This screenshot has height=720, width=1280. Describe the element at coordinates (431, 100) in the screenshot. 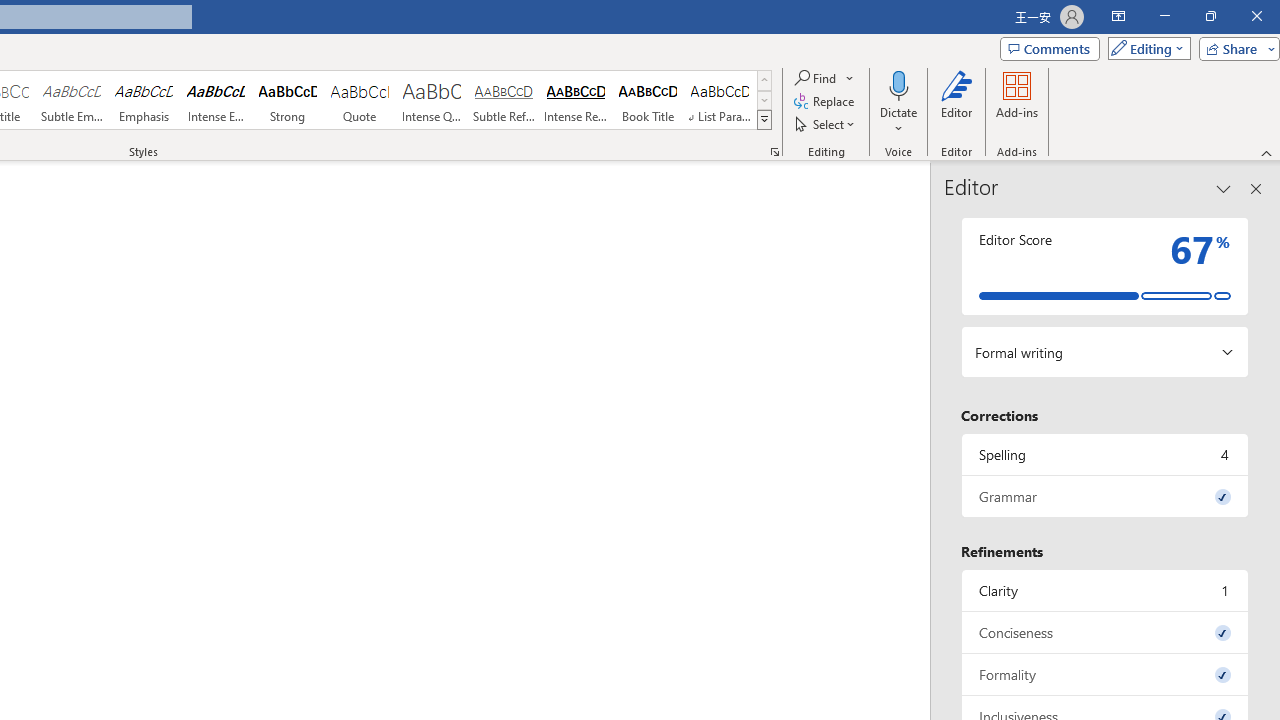

I see `'Intense Quote'` at that location.